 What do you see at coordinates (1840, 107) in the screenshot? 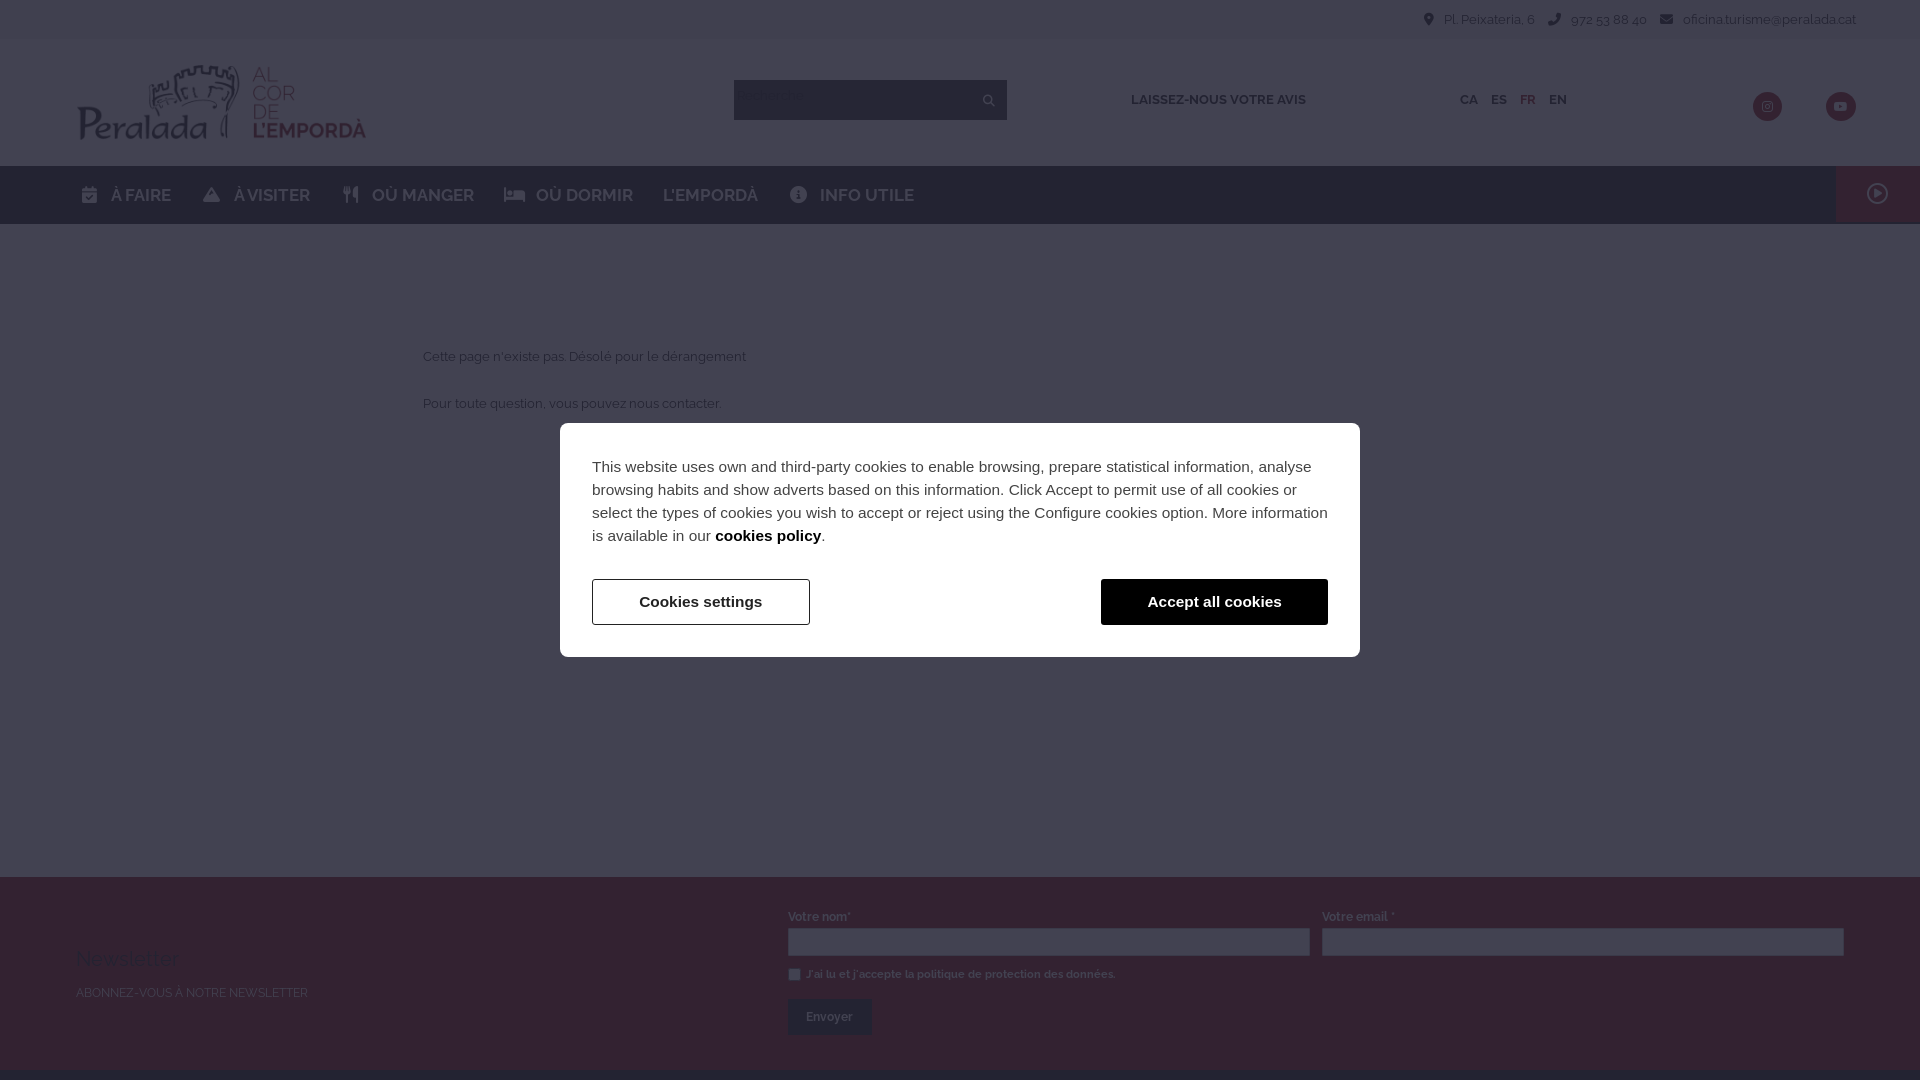
I see `'Youtube Ajuntament de Peralada'` at bounding box center [1840, 107].